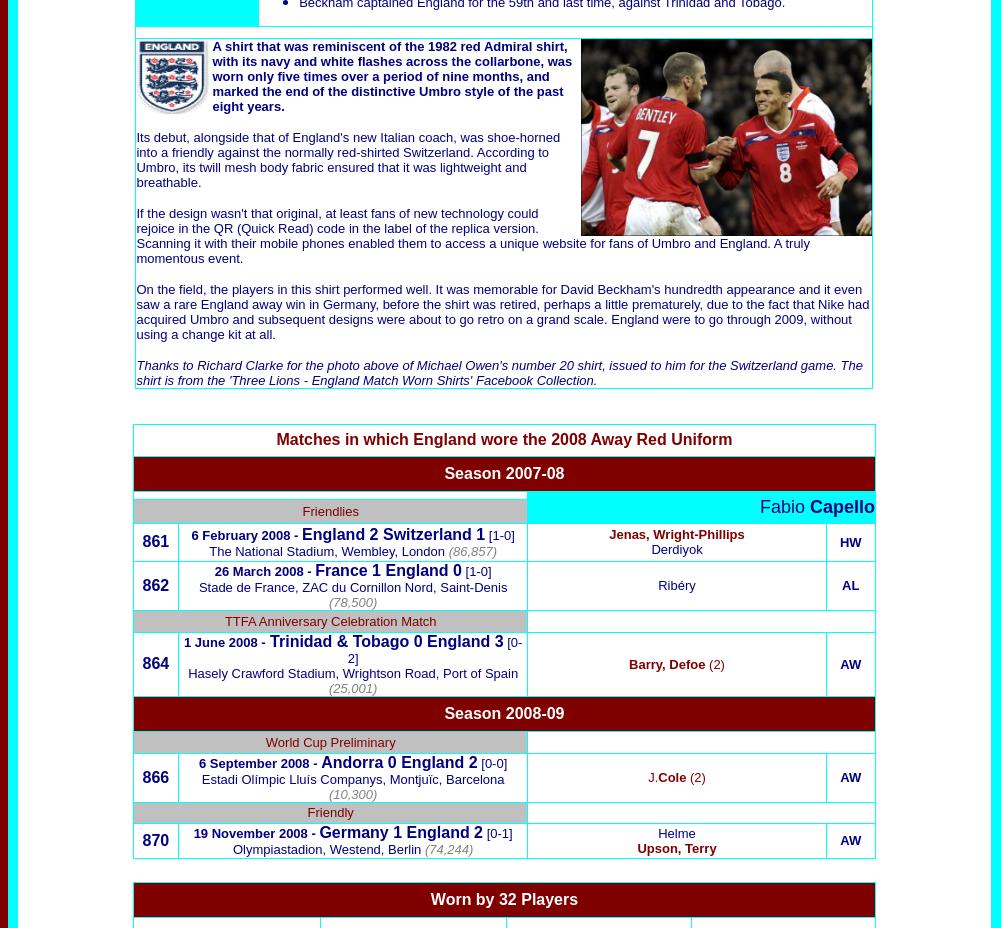 This screenshot has width=1001, height=928. I want to click on 'A shirt that was reminiscent of 
the', so click(320, 45).